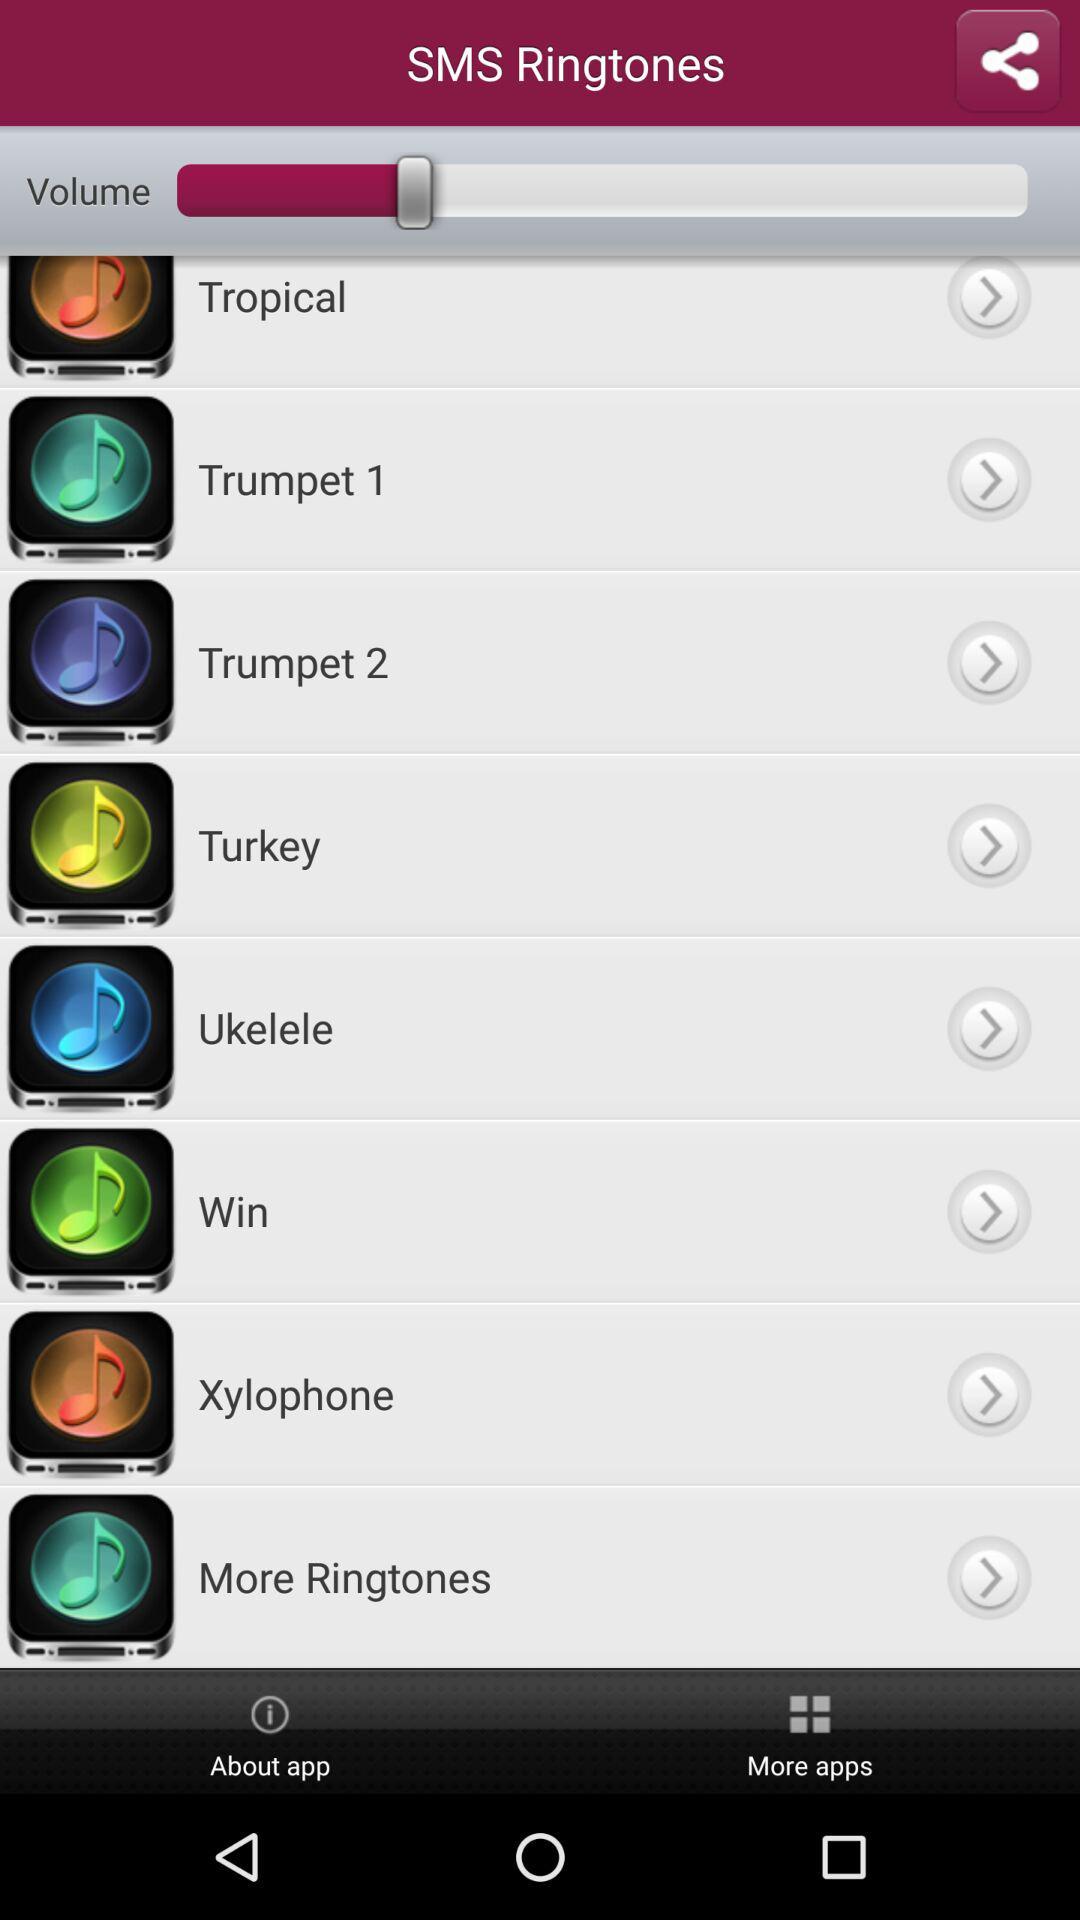  What do you see at coordinates (987, 1575) in the screenshot?
I see `next page` at bounding box center [987, 1575].